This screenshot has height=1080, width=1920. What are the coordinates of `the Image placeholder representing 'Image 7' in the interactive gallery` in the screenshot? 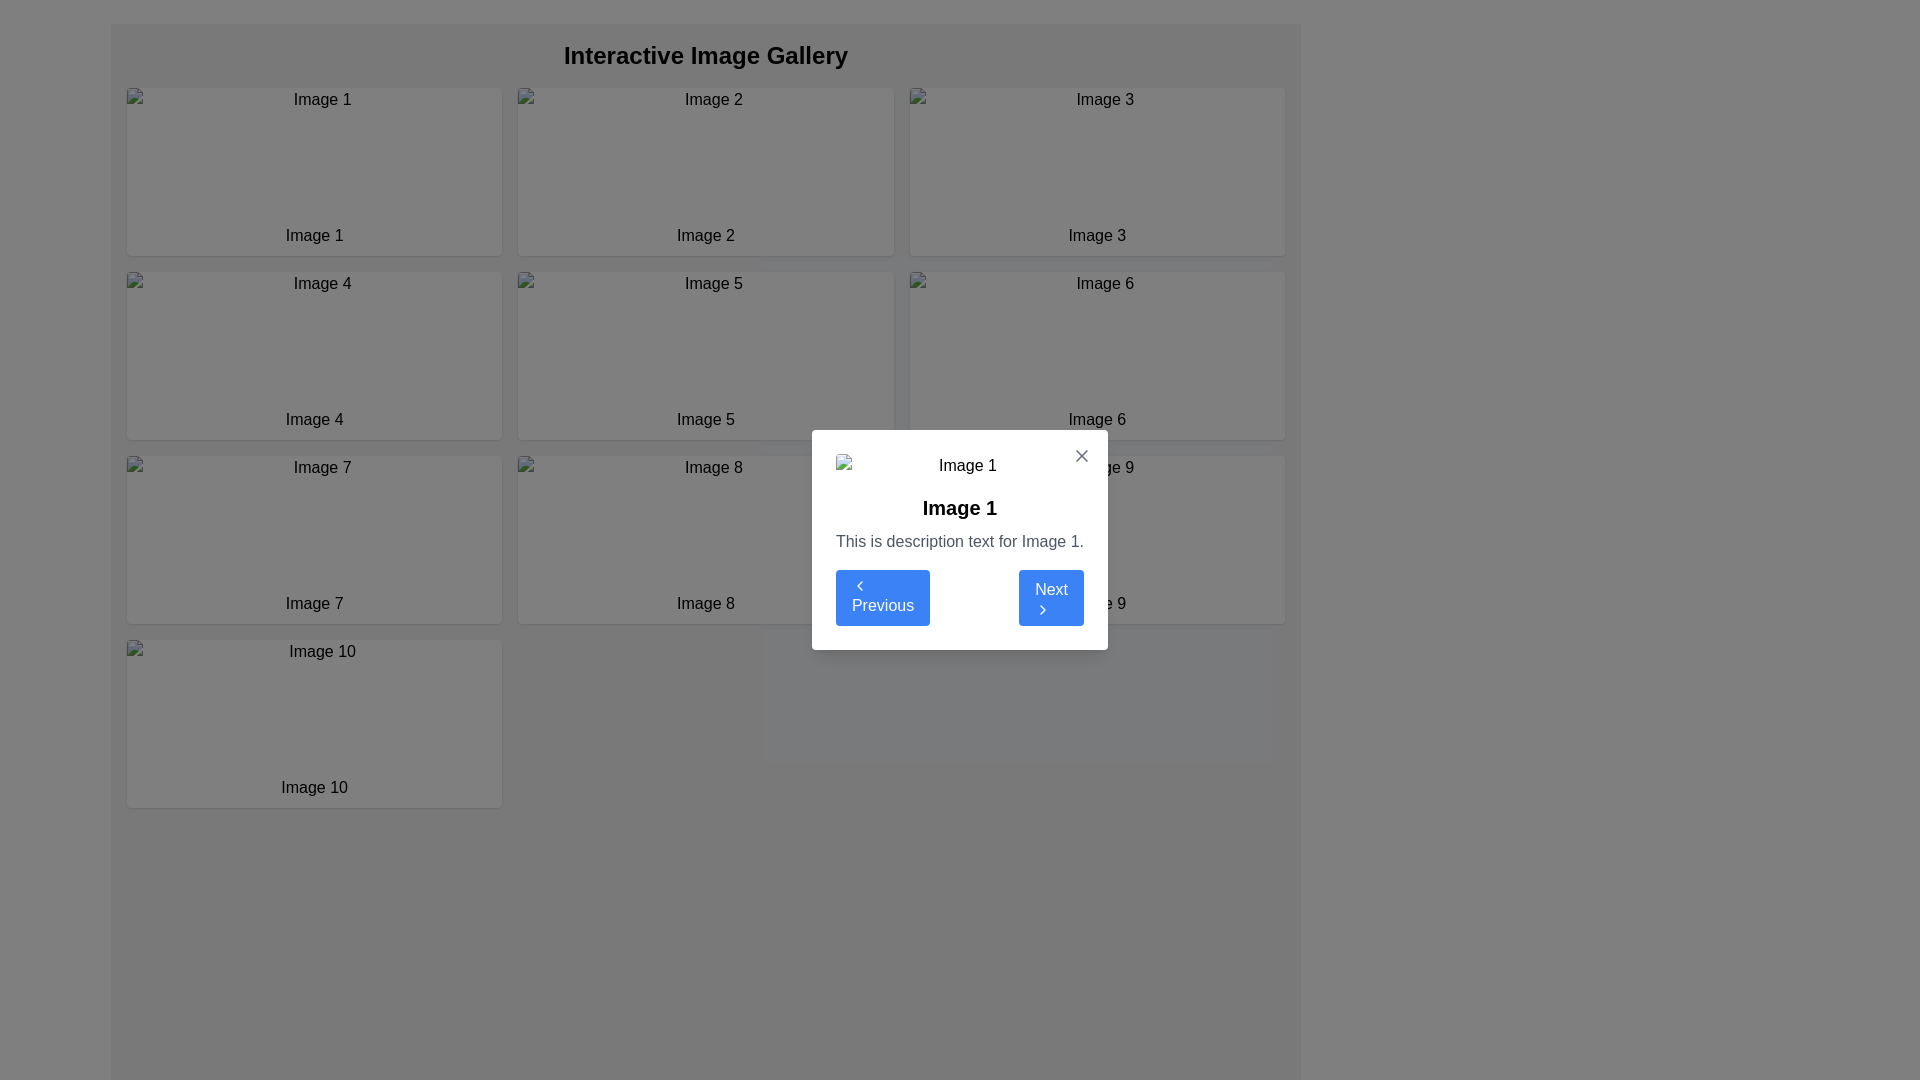 It's located at (313, 519).